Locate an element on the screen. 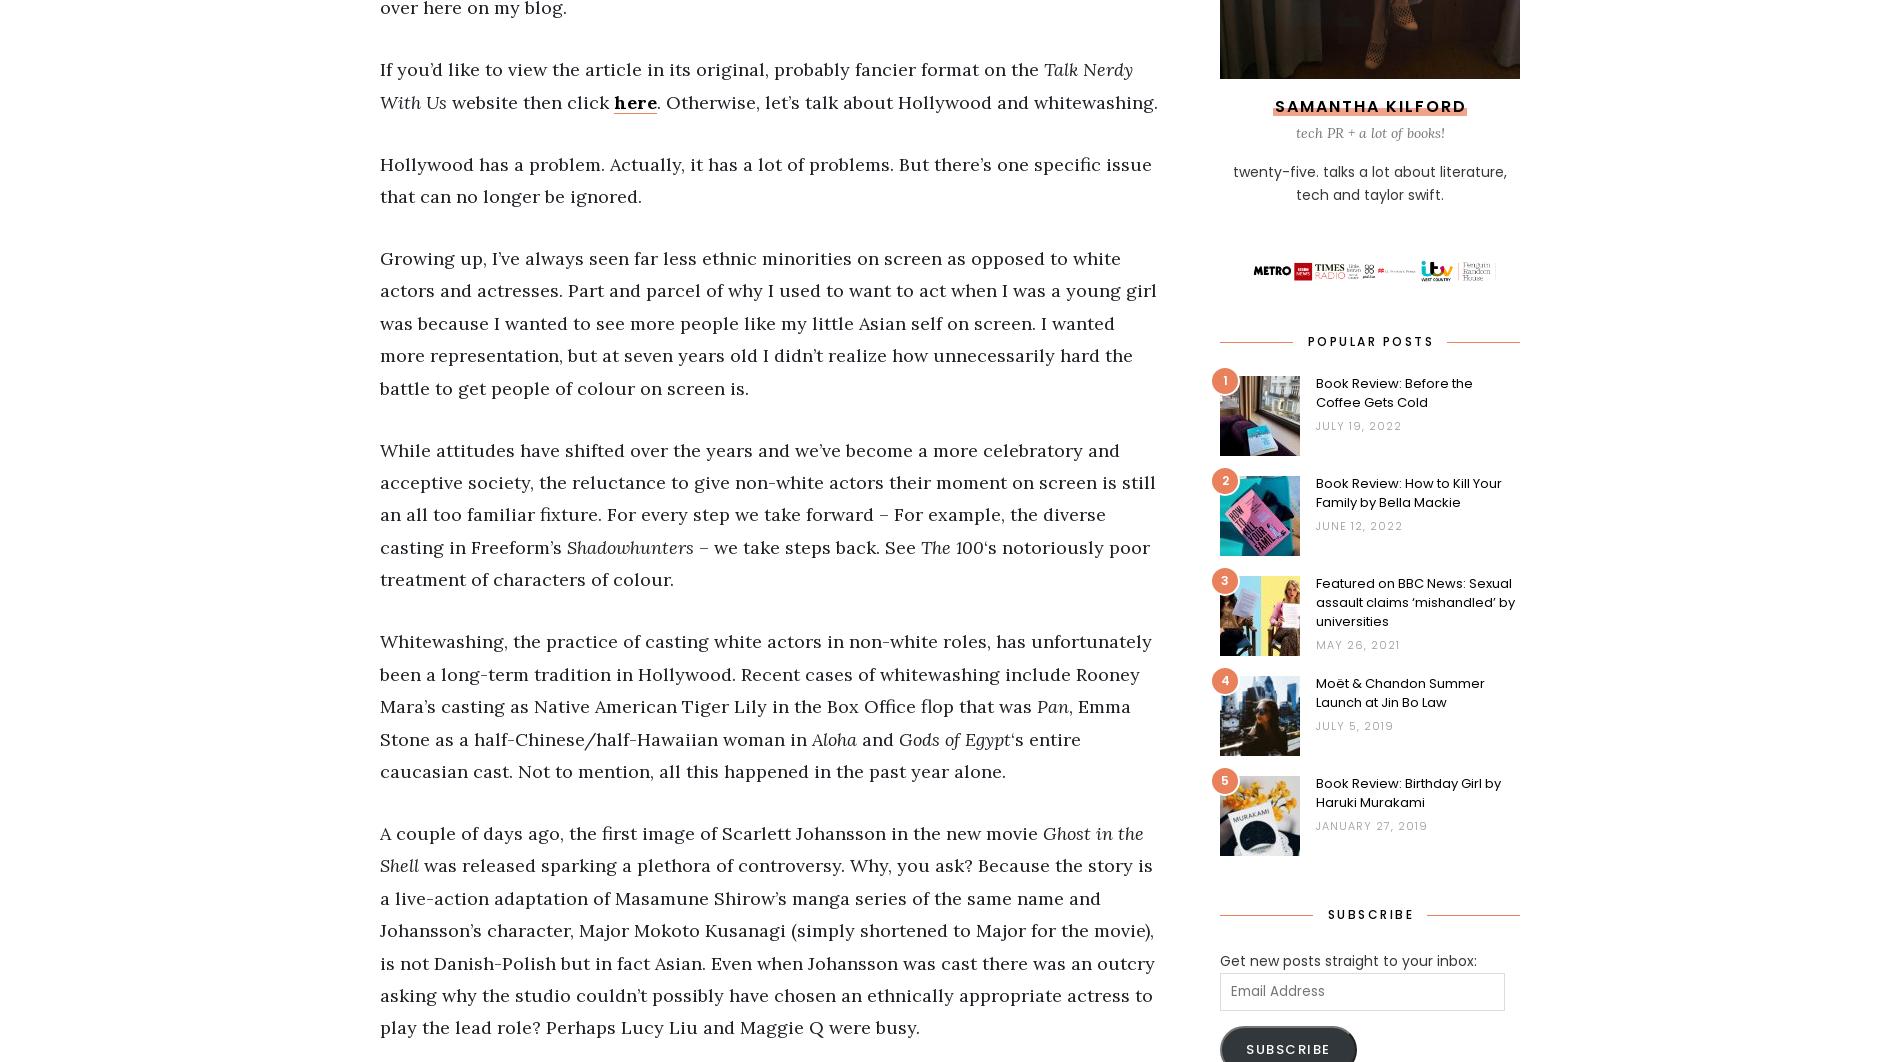 This screenshot has height=1062, width=1900. 'twenty-five. talks a lot about literature, tech and taylor swift.' is located at coordinates (1369, 183).